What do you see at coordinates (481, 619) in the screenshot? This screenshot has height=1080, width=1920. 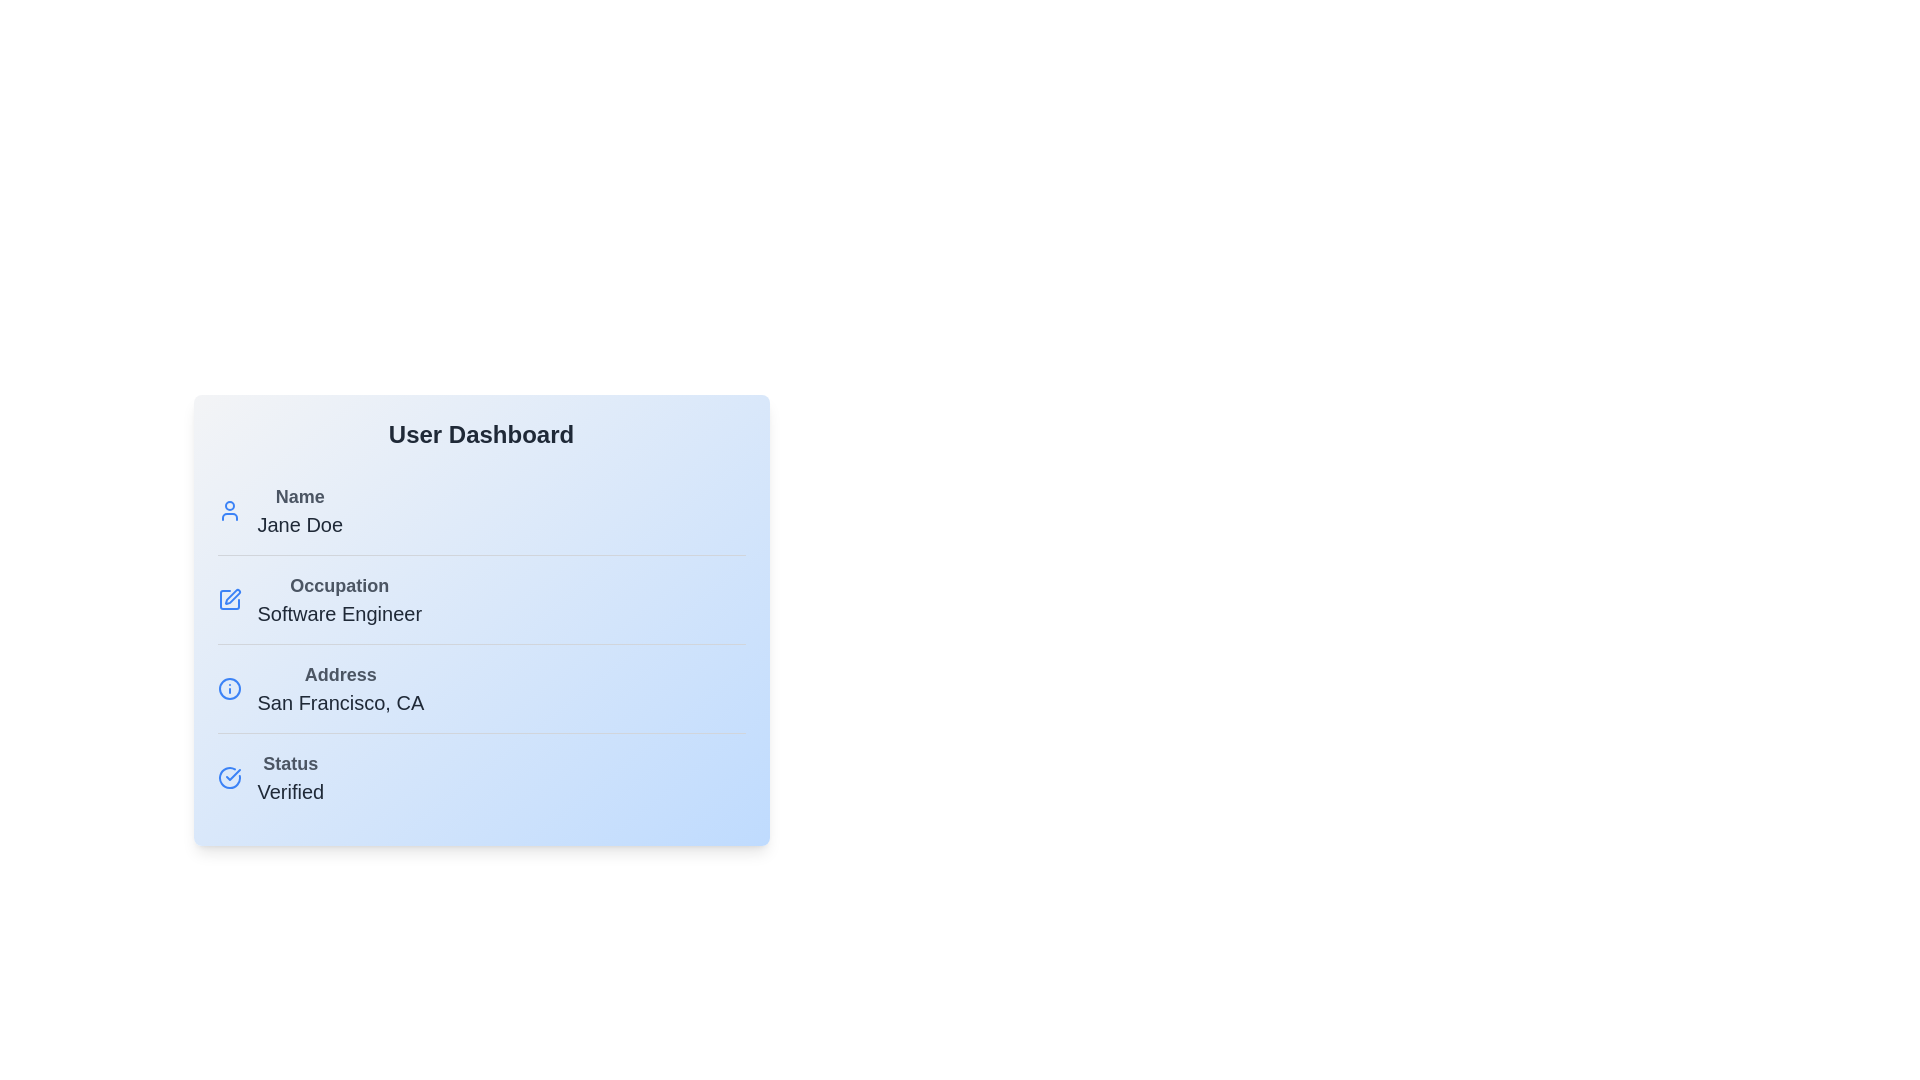 I see `inside the Informational Panel that displays user details such as name, occupation, address, and status` at bounding box center [481, 619].